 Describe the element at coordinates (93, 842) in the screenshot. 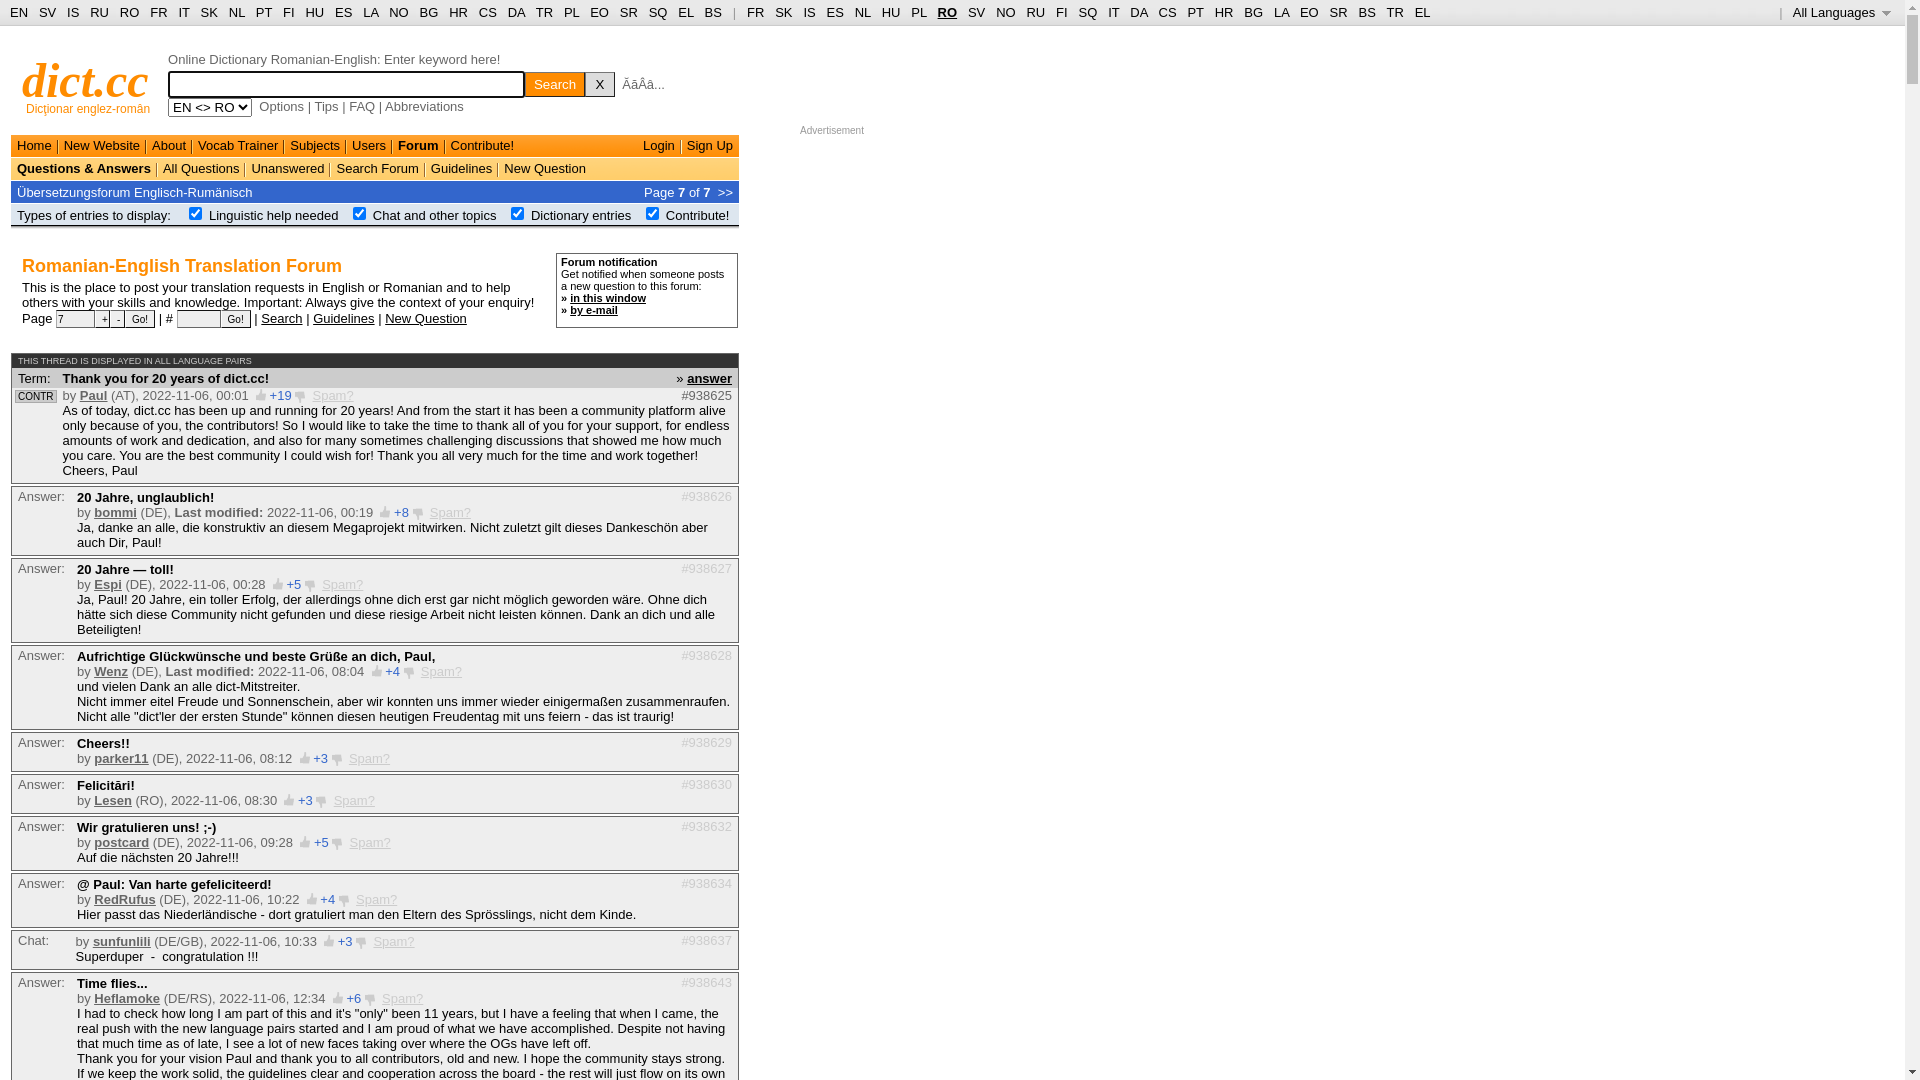

I see `'postcard'` at that location.